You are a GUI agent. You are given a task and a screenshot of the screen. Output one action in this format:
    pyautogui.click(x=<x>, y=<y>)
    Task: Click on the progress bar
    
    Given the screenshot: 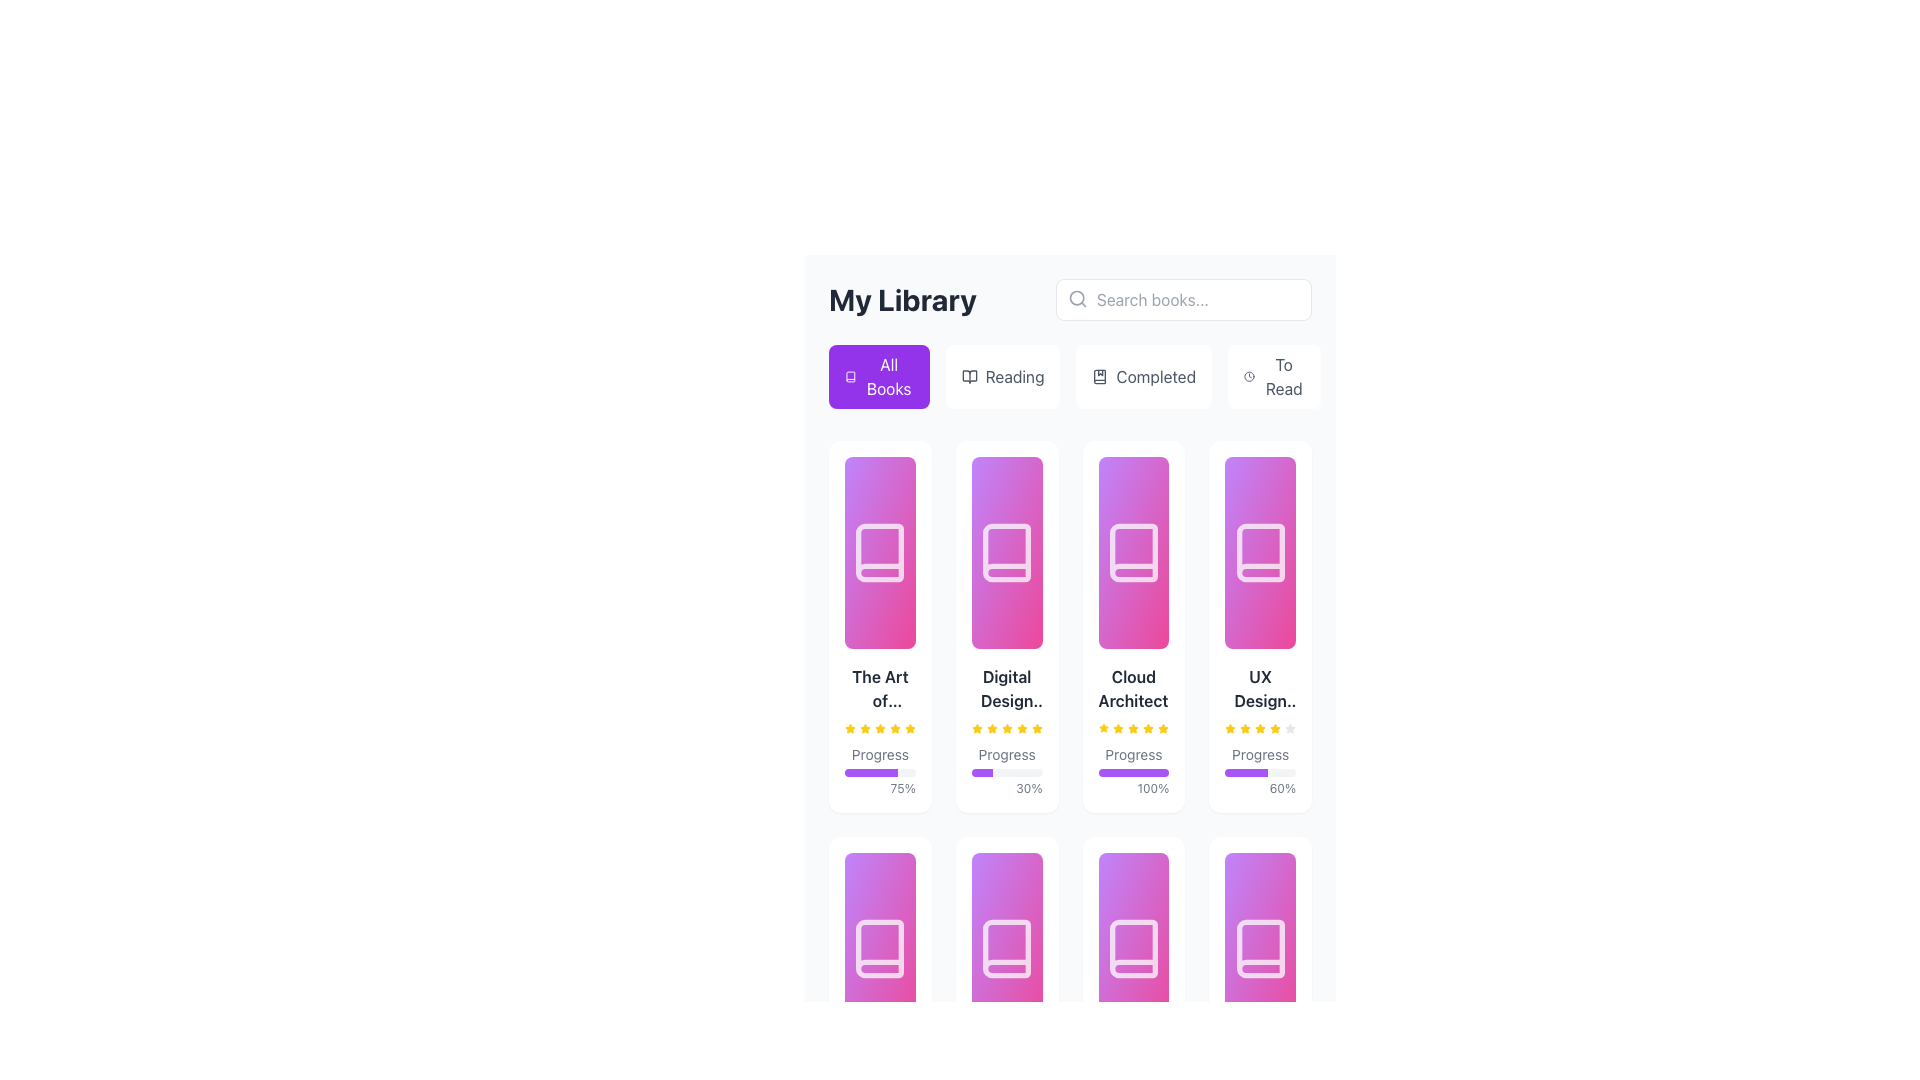 What is the action you would take?
    pyautogui.click(x=877, y=771)
    